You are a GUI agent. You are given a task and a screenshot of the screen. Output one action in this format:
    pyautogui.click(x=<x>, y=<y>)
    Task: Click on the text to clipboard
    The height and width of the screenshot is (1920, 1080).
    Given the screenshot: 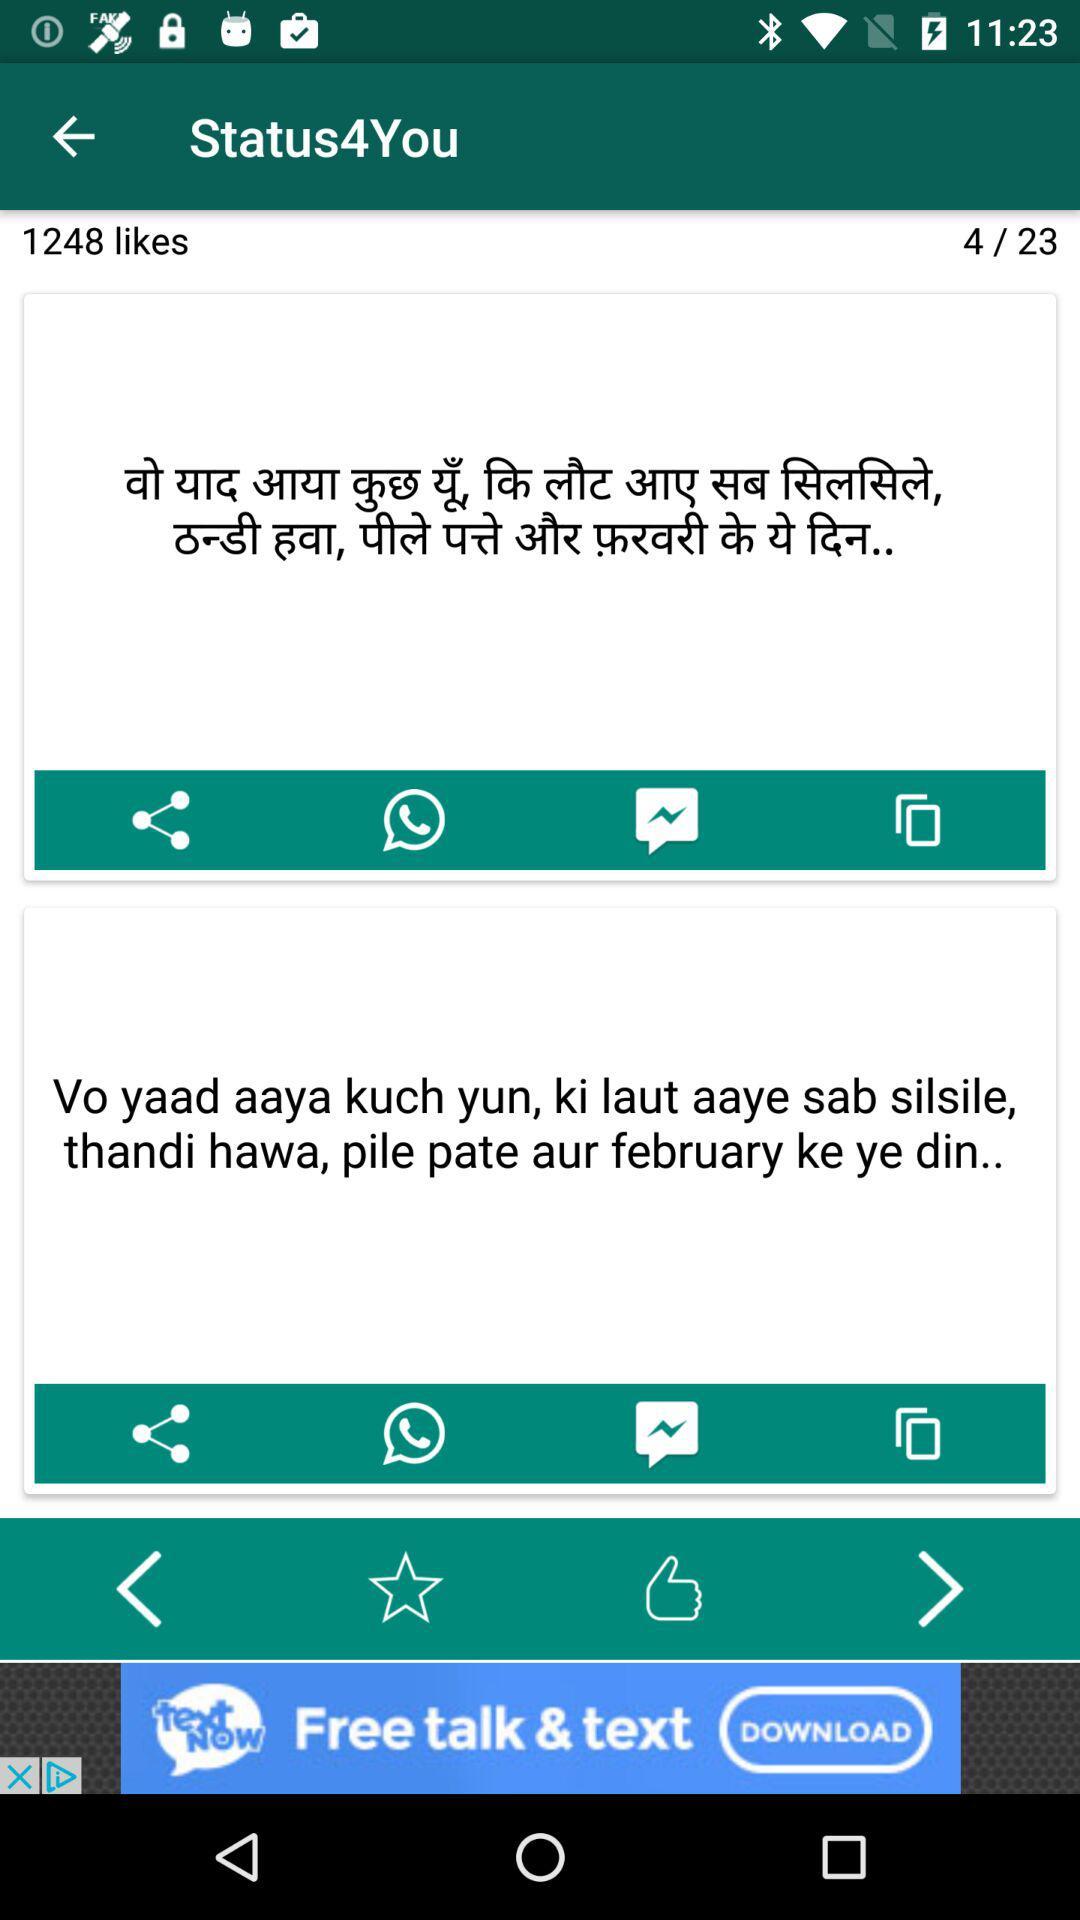 What is the action you would take?
    pyautogui.click(x=919, y=1432)
    